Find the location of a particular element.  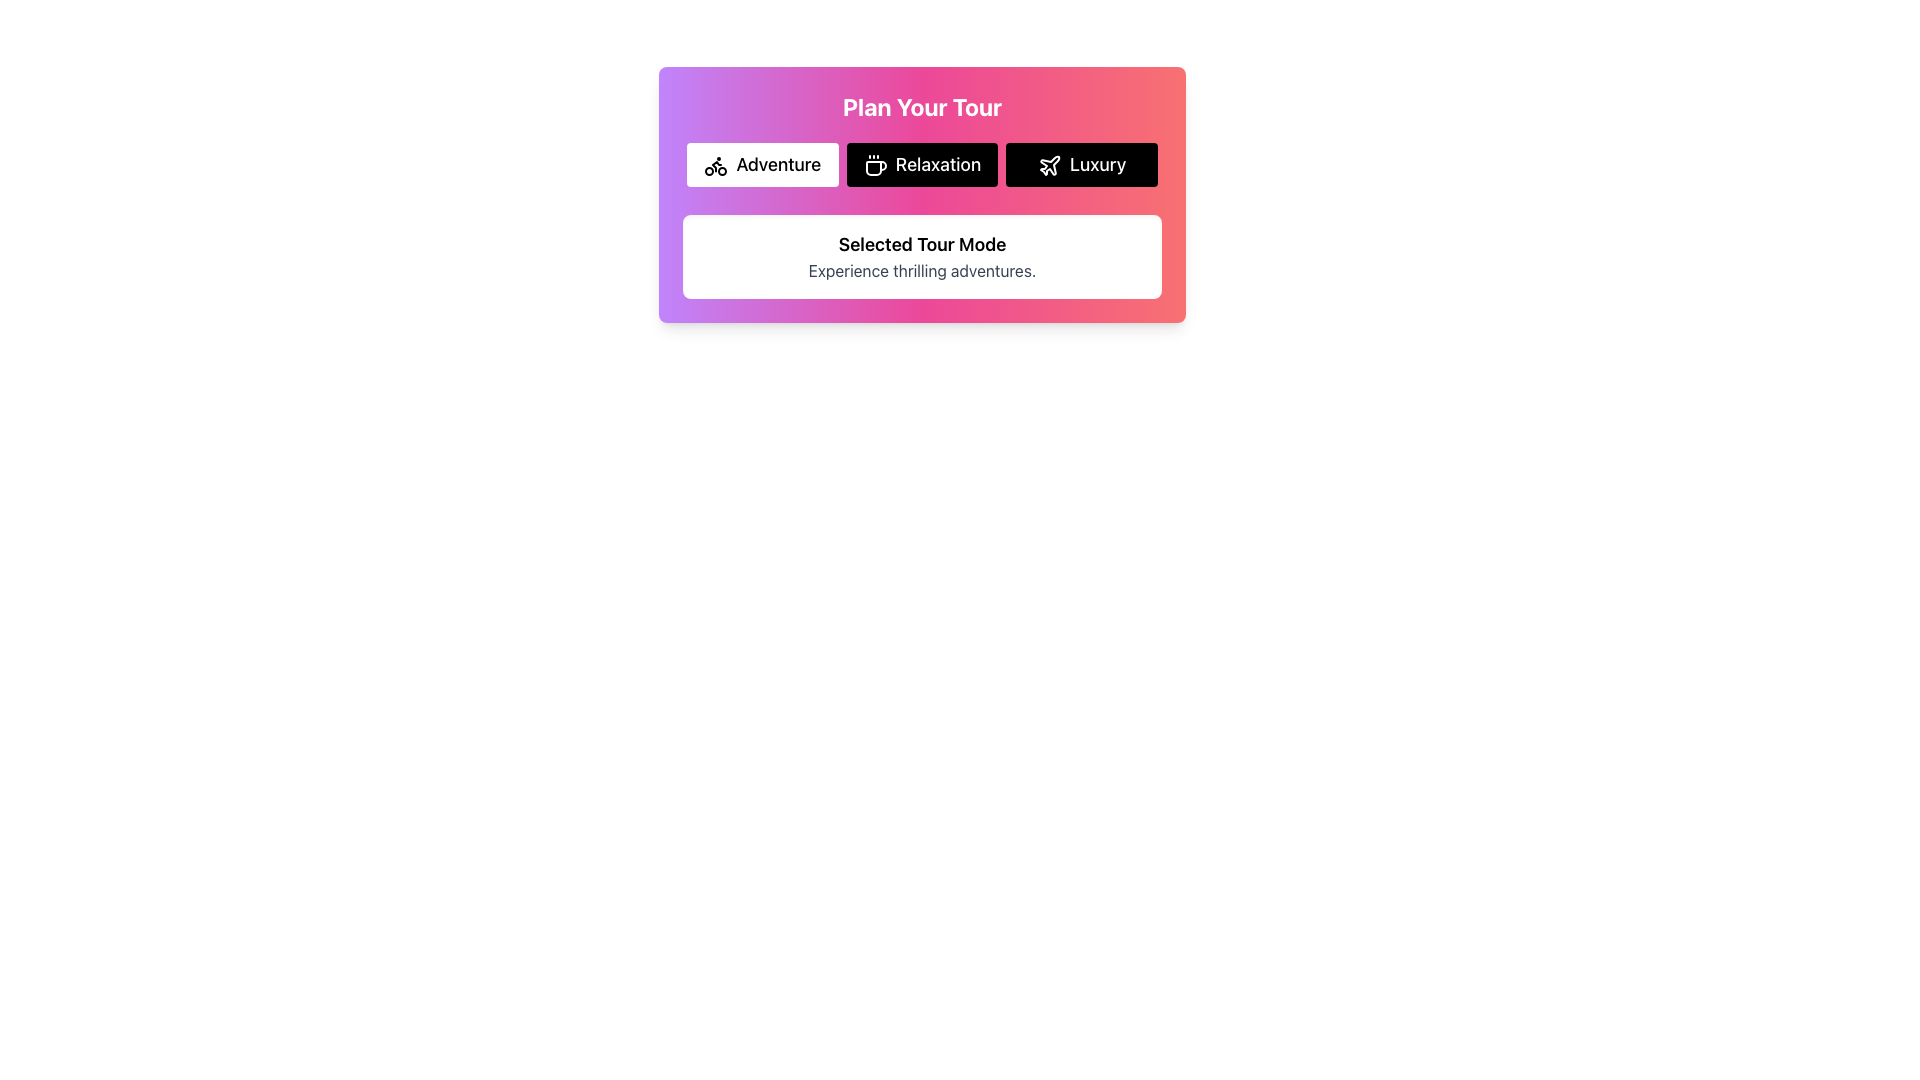

the 'Relaxation' button, the second button in a group of three horizontally aligned buttons, for accessibility navigation is located at coordinates (921, 164).